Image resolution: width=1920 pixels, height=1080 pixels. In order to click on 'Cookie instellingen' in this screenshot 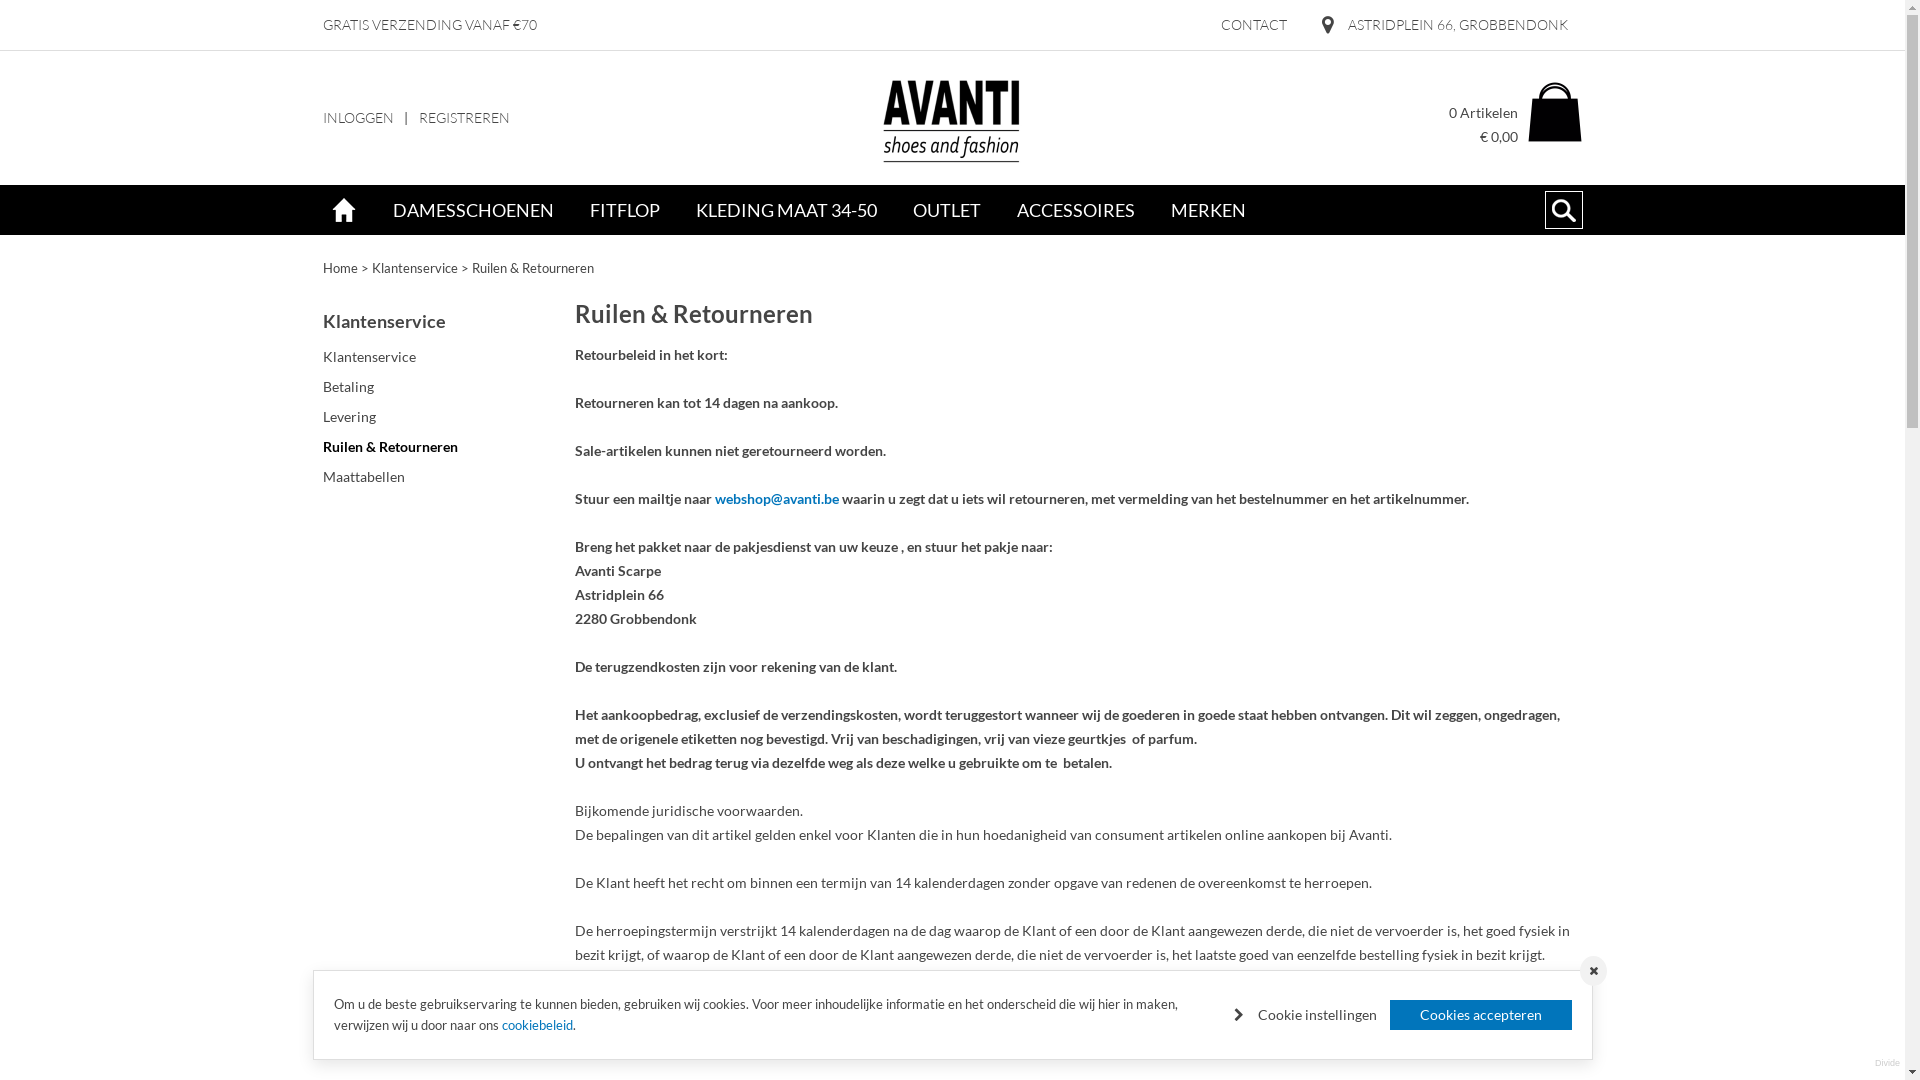, I will do `click(1305, 1014)`.